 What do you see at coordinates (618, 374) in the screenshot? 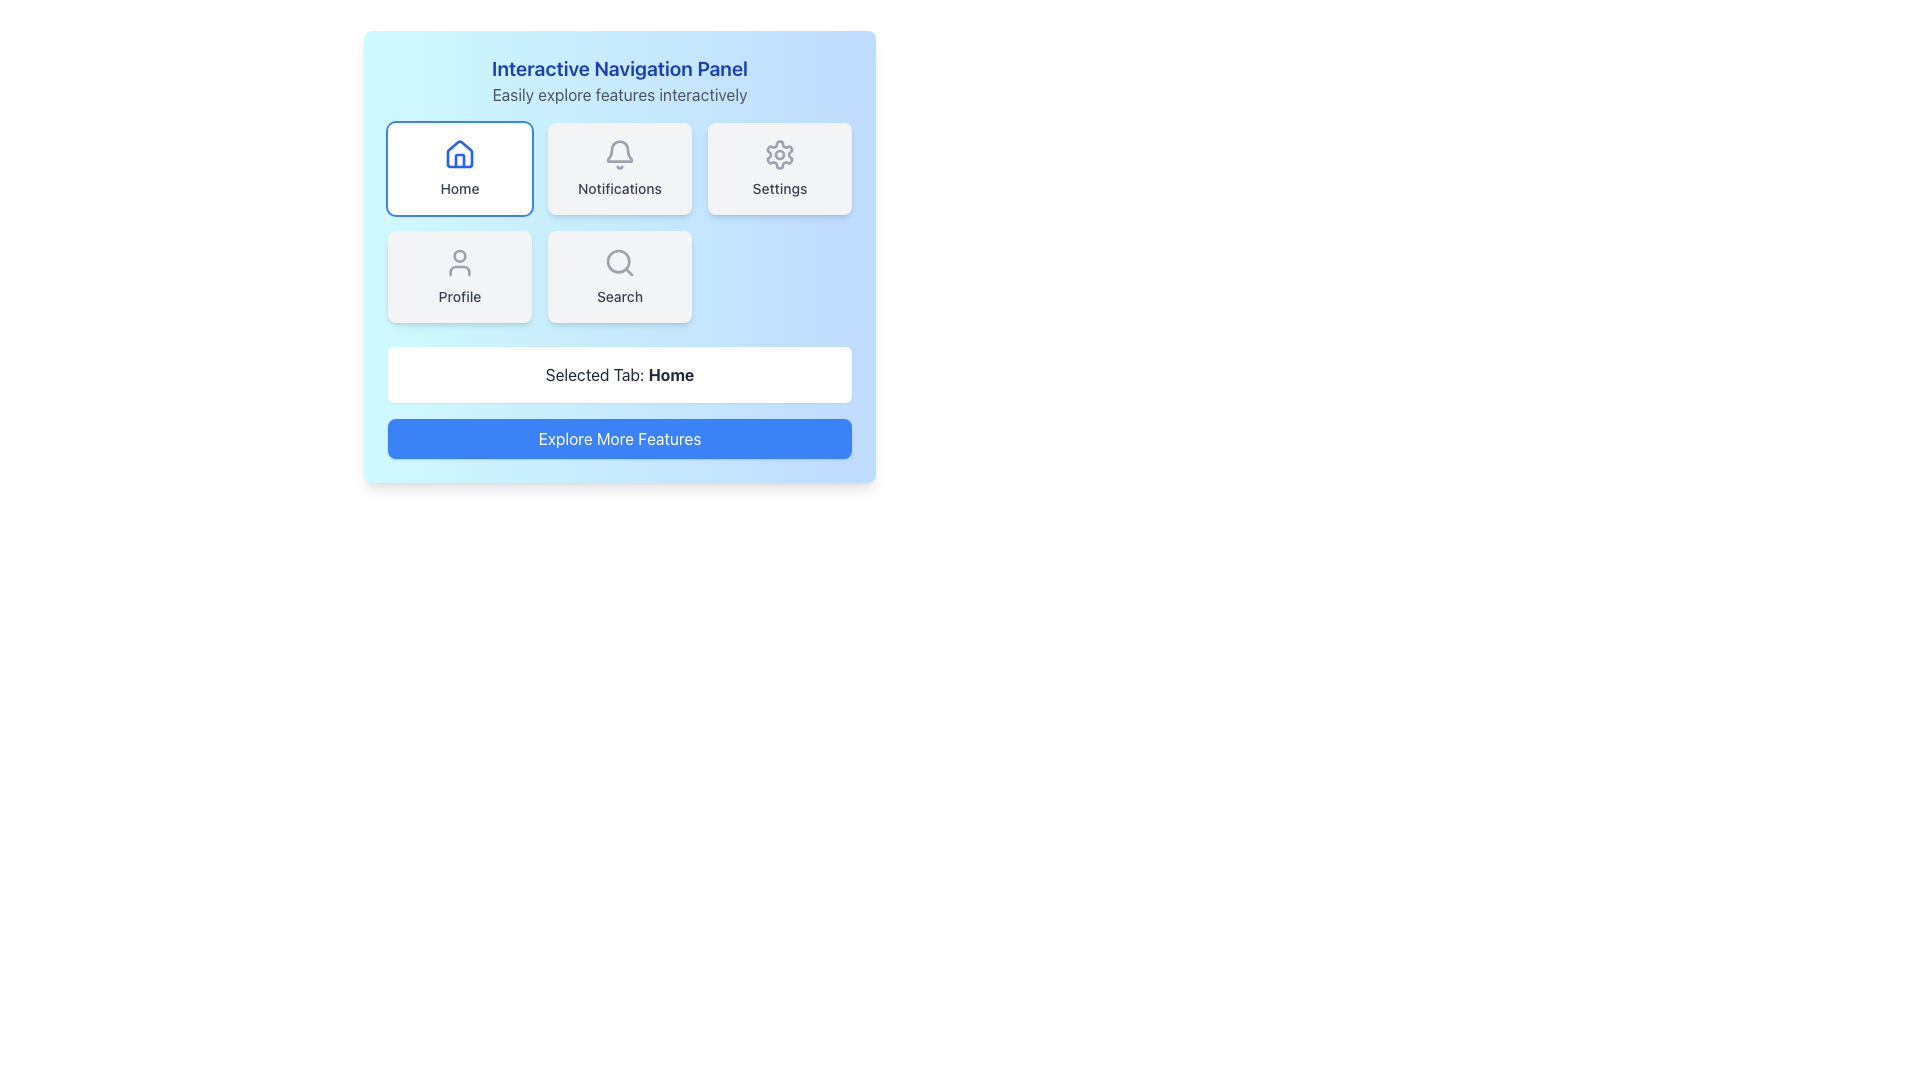
I see `the label that indicates the currently selected tab, located below the grid of buttons and above the 'Explore More Features' button` at bounding box center [618, 374].